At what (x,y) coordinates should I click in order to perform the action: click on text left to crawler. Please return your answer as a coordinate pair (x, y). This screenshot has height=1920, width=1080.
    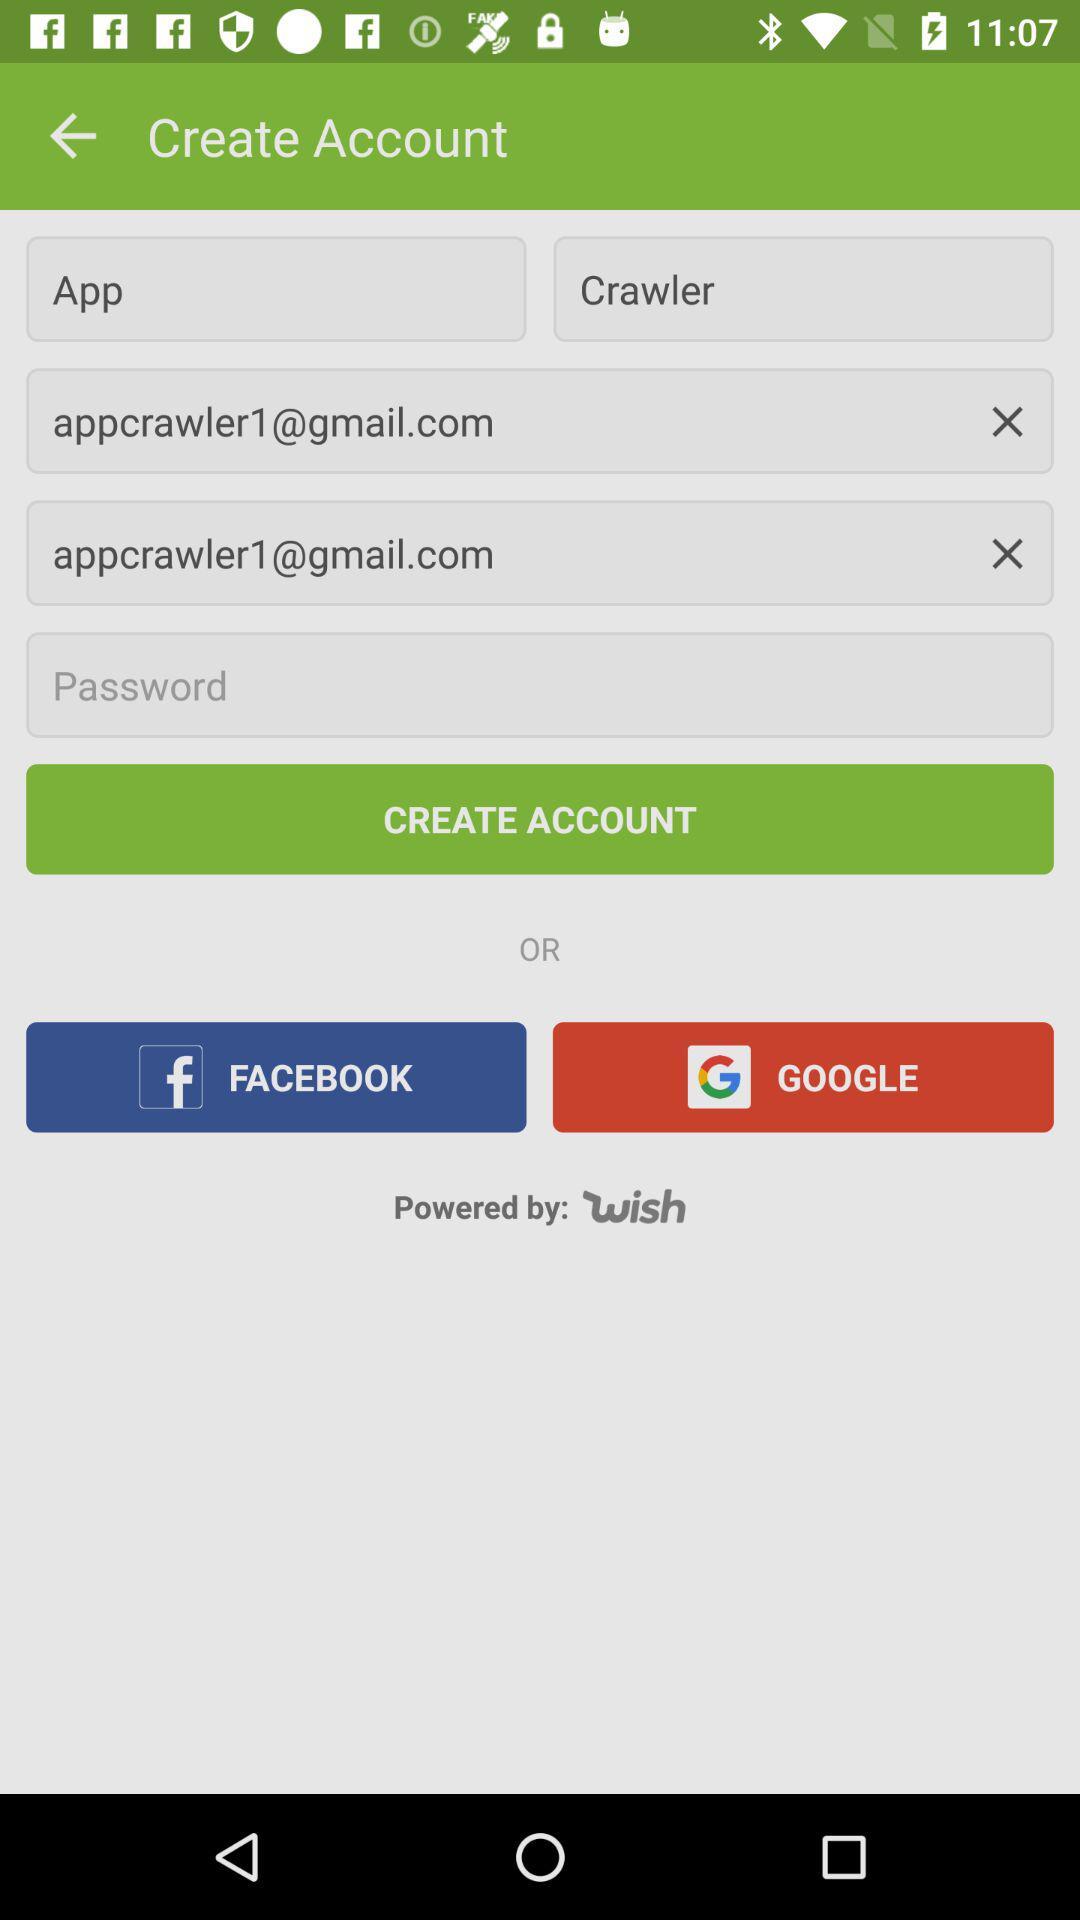
    Looking at the image, I should click on (276, 287).